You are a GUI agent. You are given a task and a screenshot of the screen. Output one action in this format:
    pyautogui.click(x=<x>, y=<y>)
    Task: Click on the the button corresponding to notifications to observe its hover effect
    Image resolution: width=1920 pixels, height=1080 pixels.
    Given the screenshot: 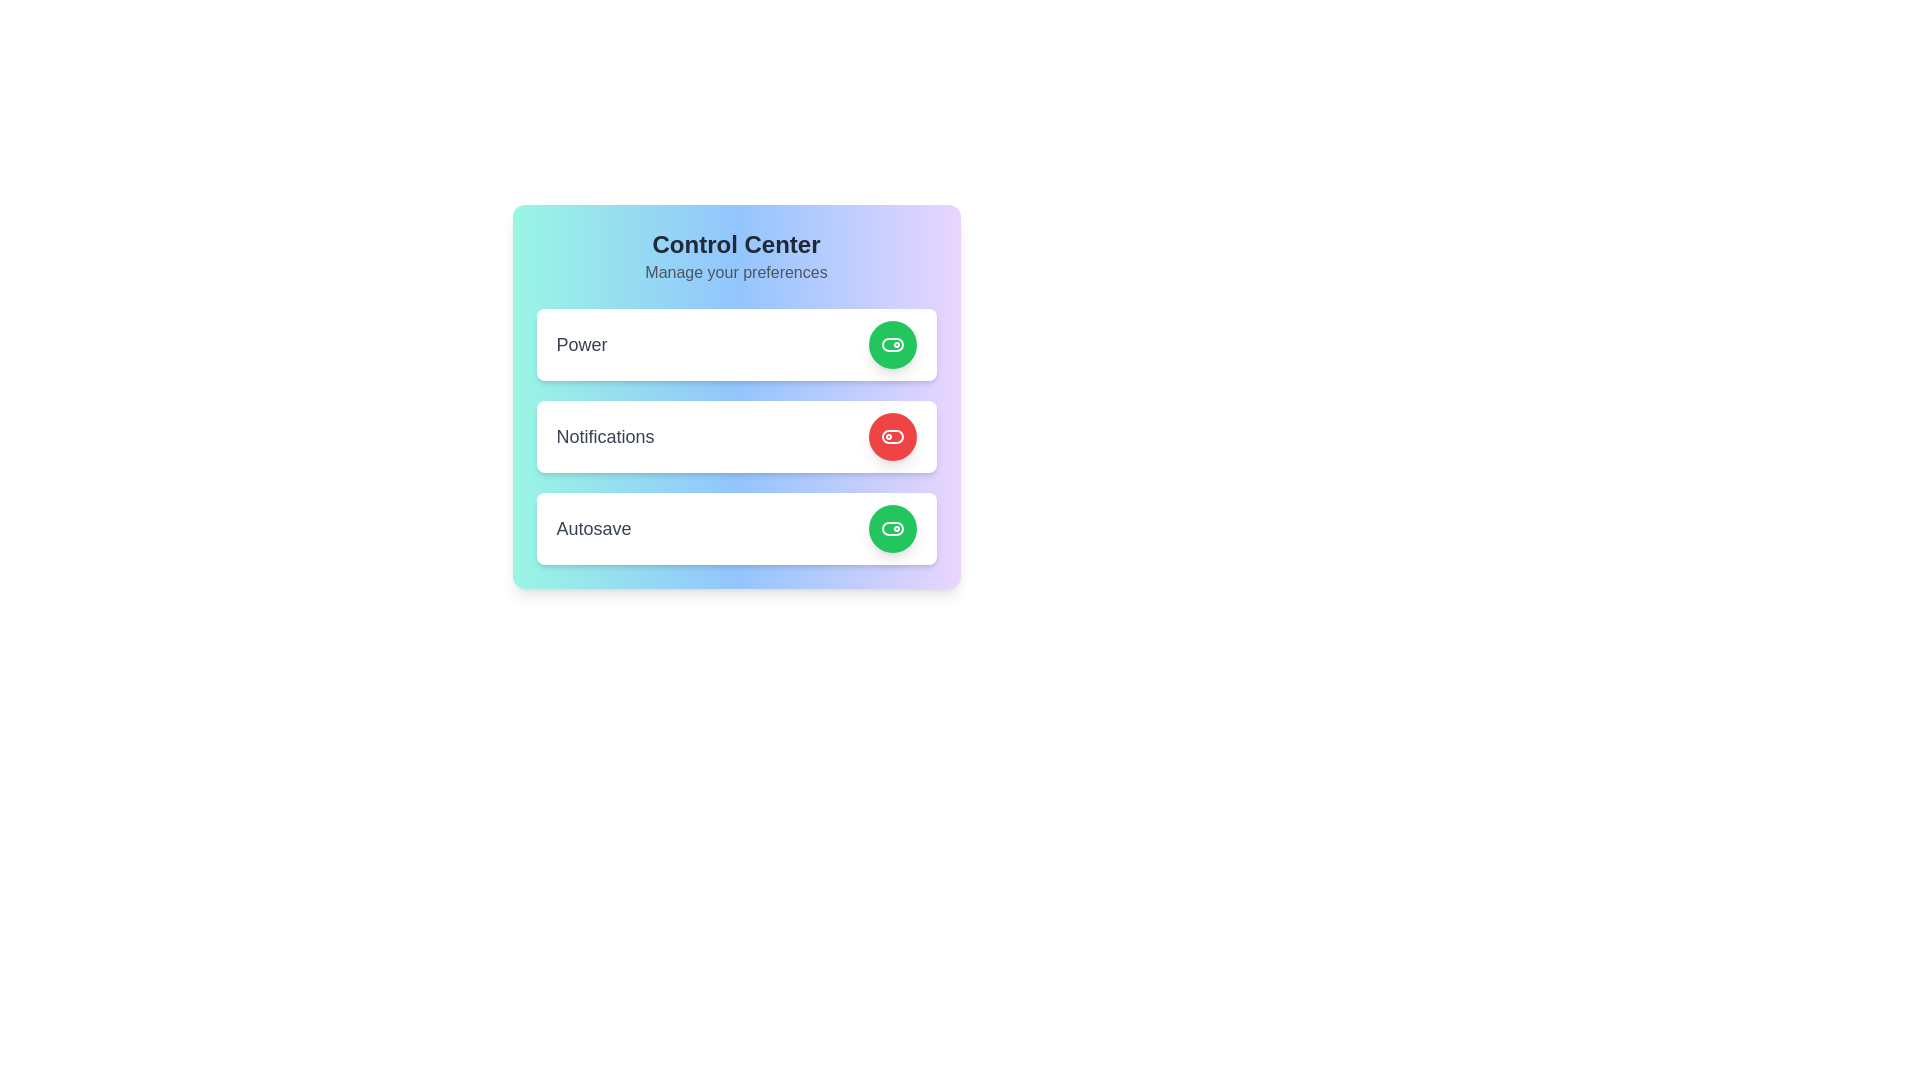 What is the action you would take?
    pyautogui.click(x=891, y=435)
    